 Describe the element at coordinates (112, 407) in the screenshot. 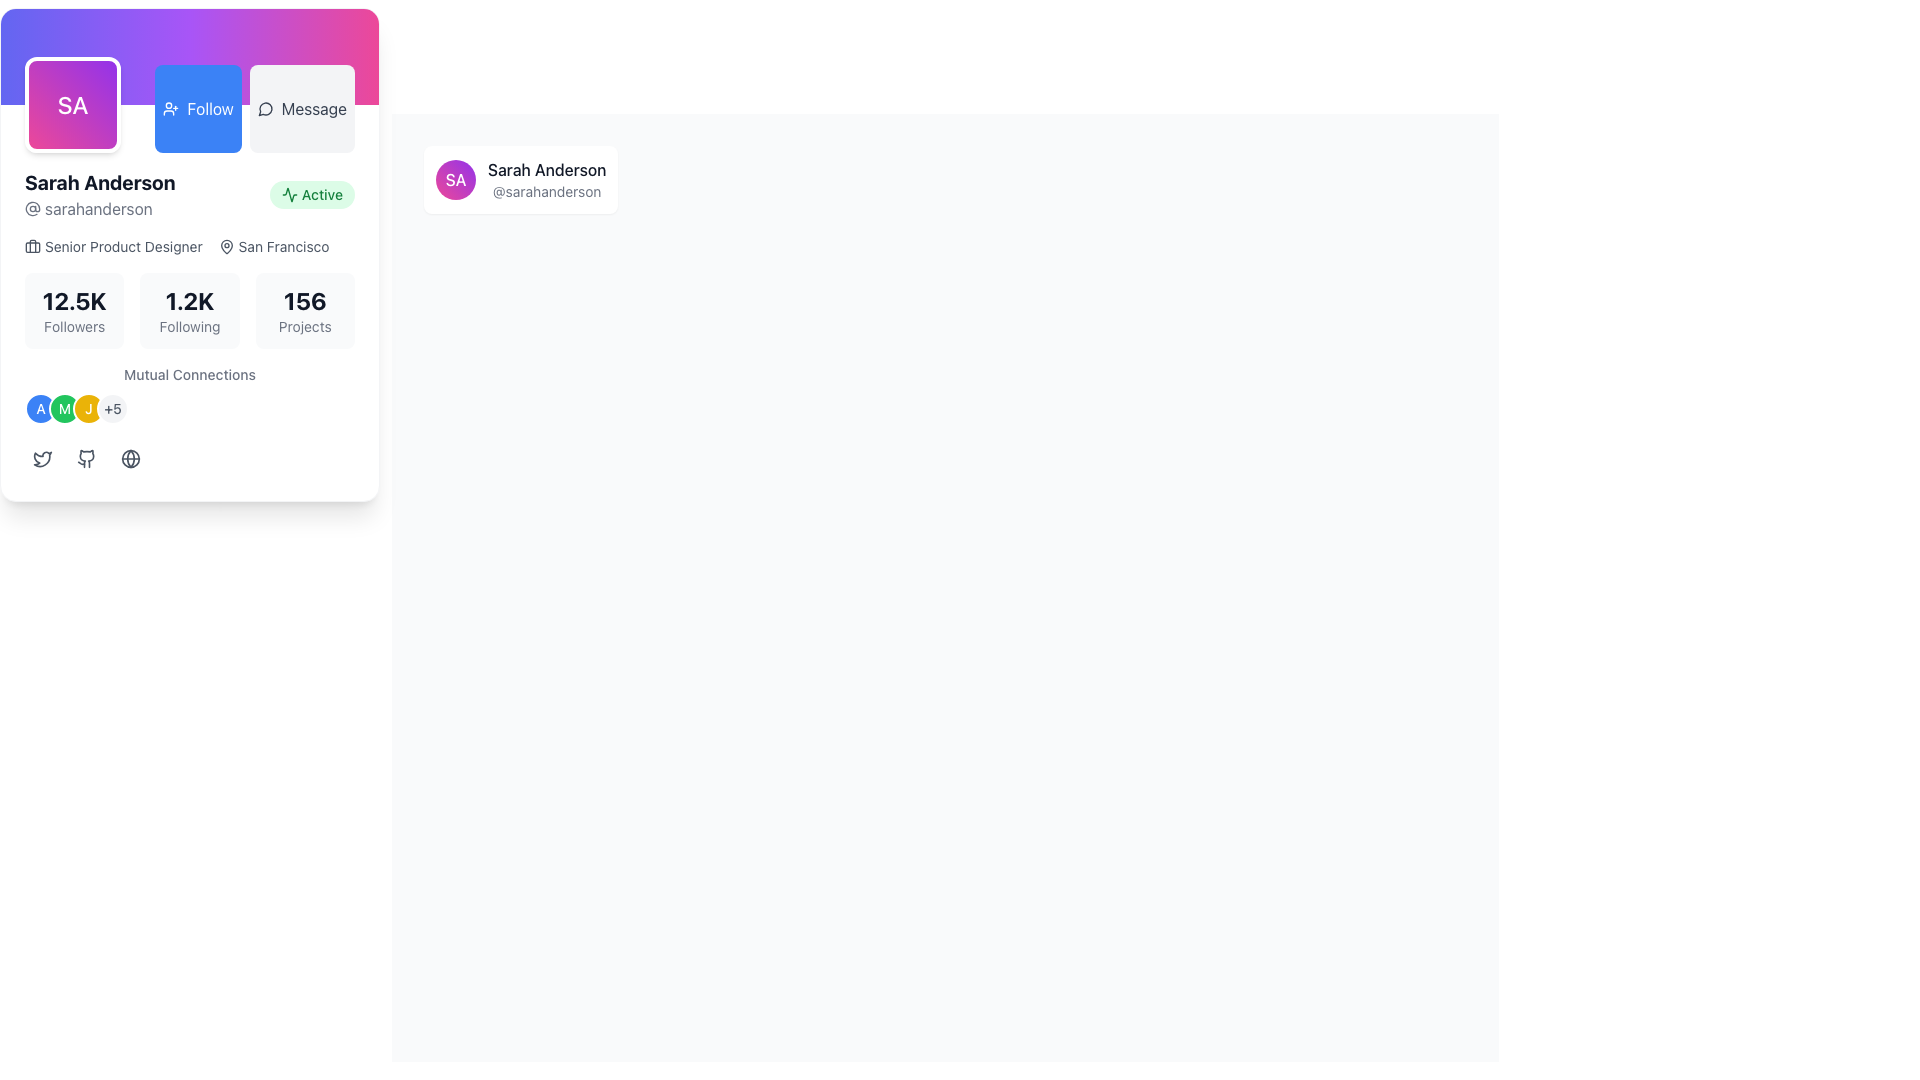

I see `the circular badge with a light gray background and '+5' text, located at the far right within the 'Mutual Connections' section` at that location.